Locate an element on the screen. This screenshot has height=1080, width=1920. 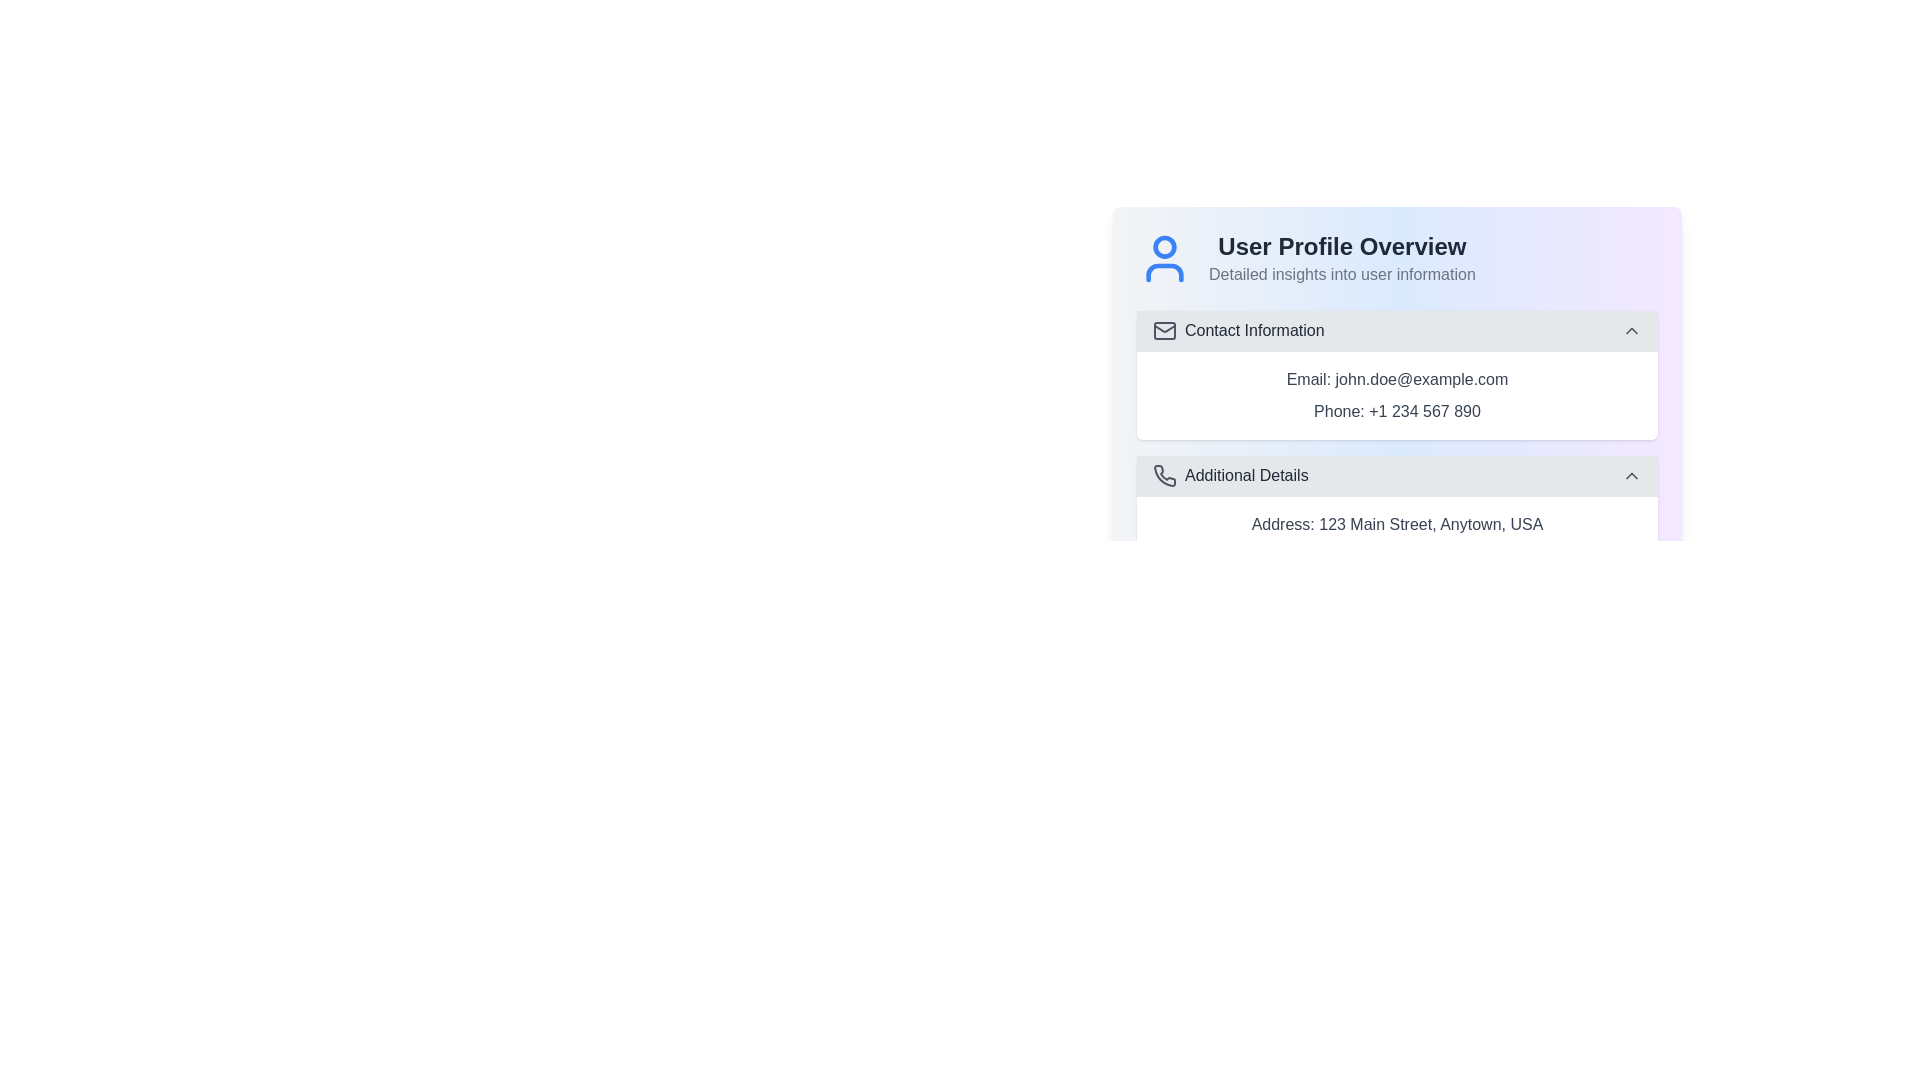
the text header displaying 'User Profile Overview', which is styled in bold, large dark gray font at the top of the user profile section is located at coordinates (1342, 245).